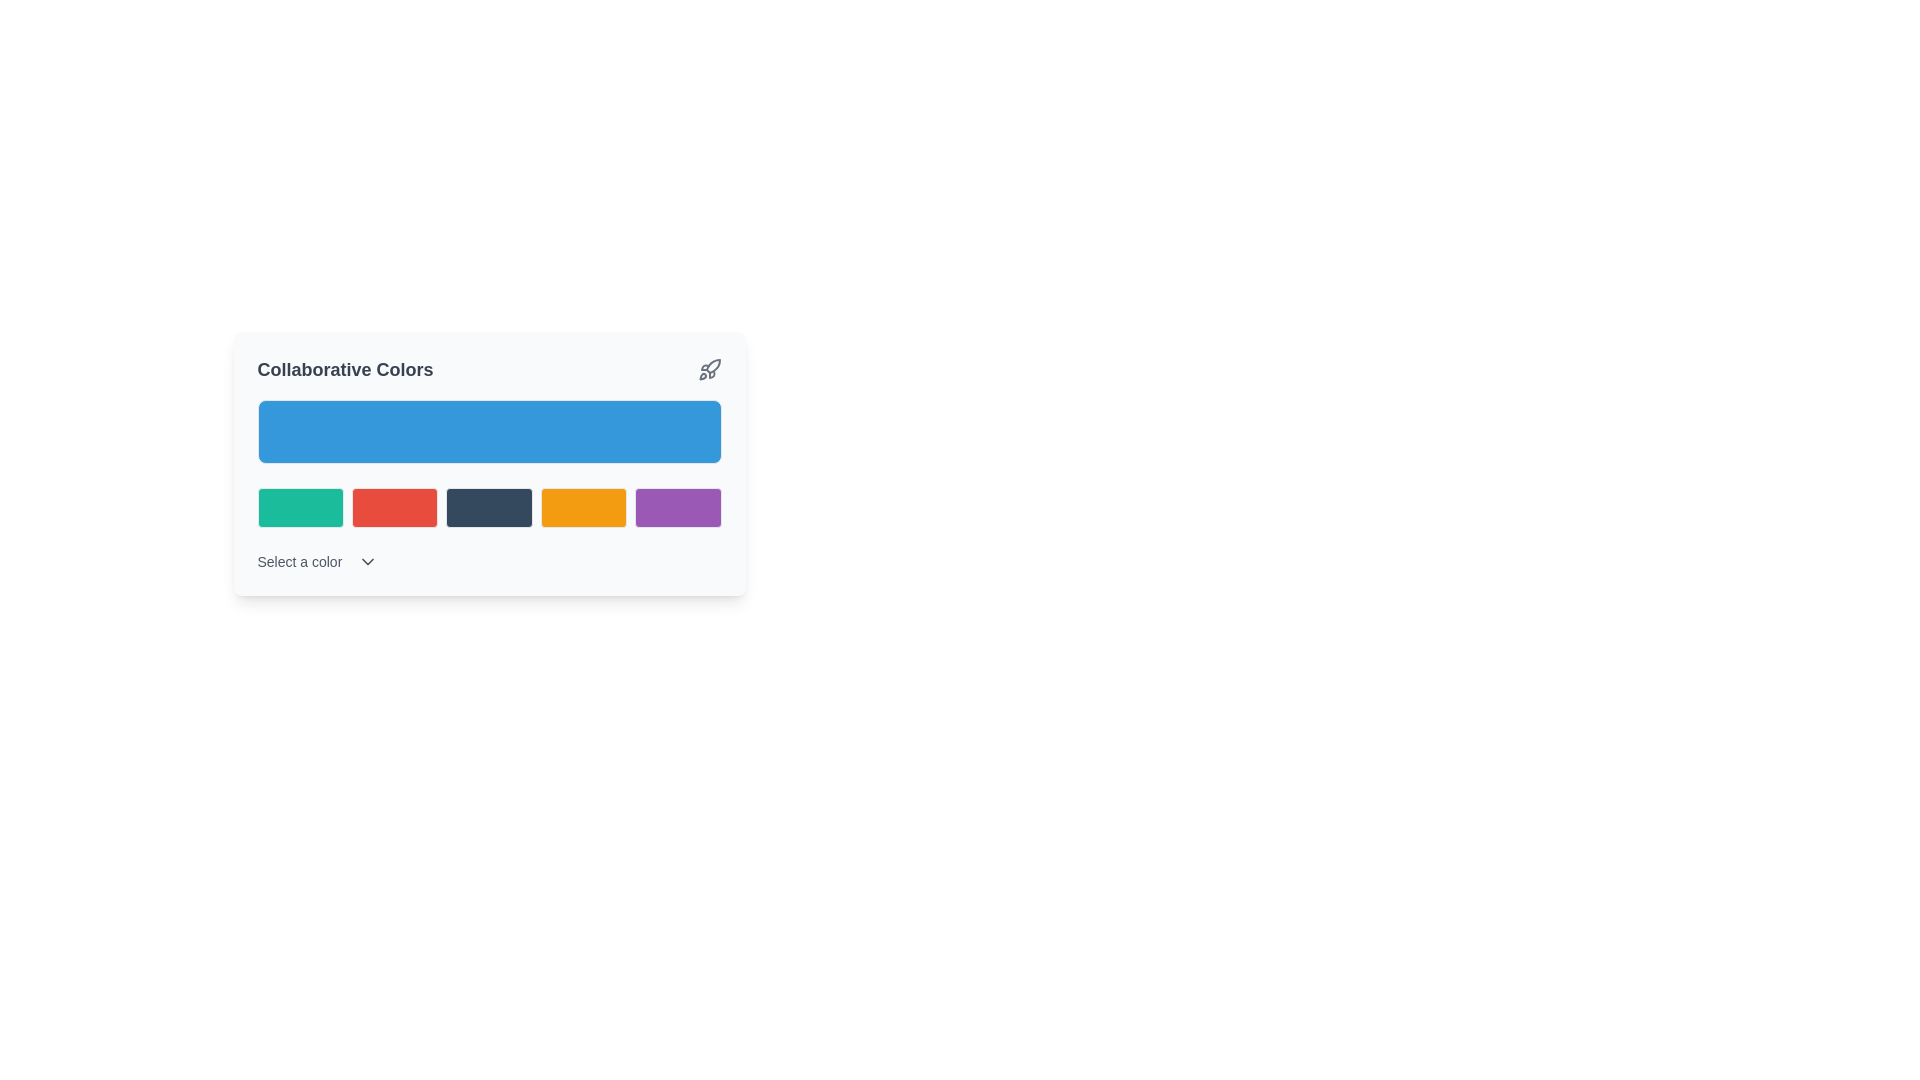 The image size is (1920, 1080). I want to click on the body of the rocket icon located in the upper-right corner of the card labeled 'Collaborative Colors', so click(713, 366).